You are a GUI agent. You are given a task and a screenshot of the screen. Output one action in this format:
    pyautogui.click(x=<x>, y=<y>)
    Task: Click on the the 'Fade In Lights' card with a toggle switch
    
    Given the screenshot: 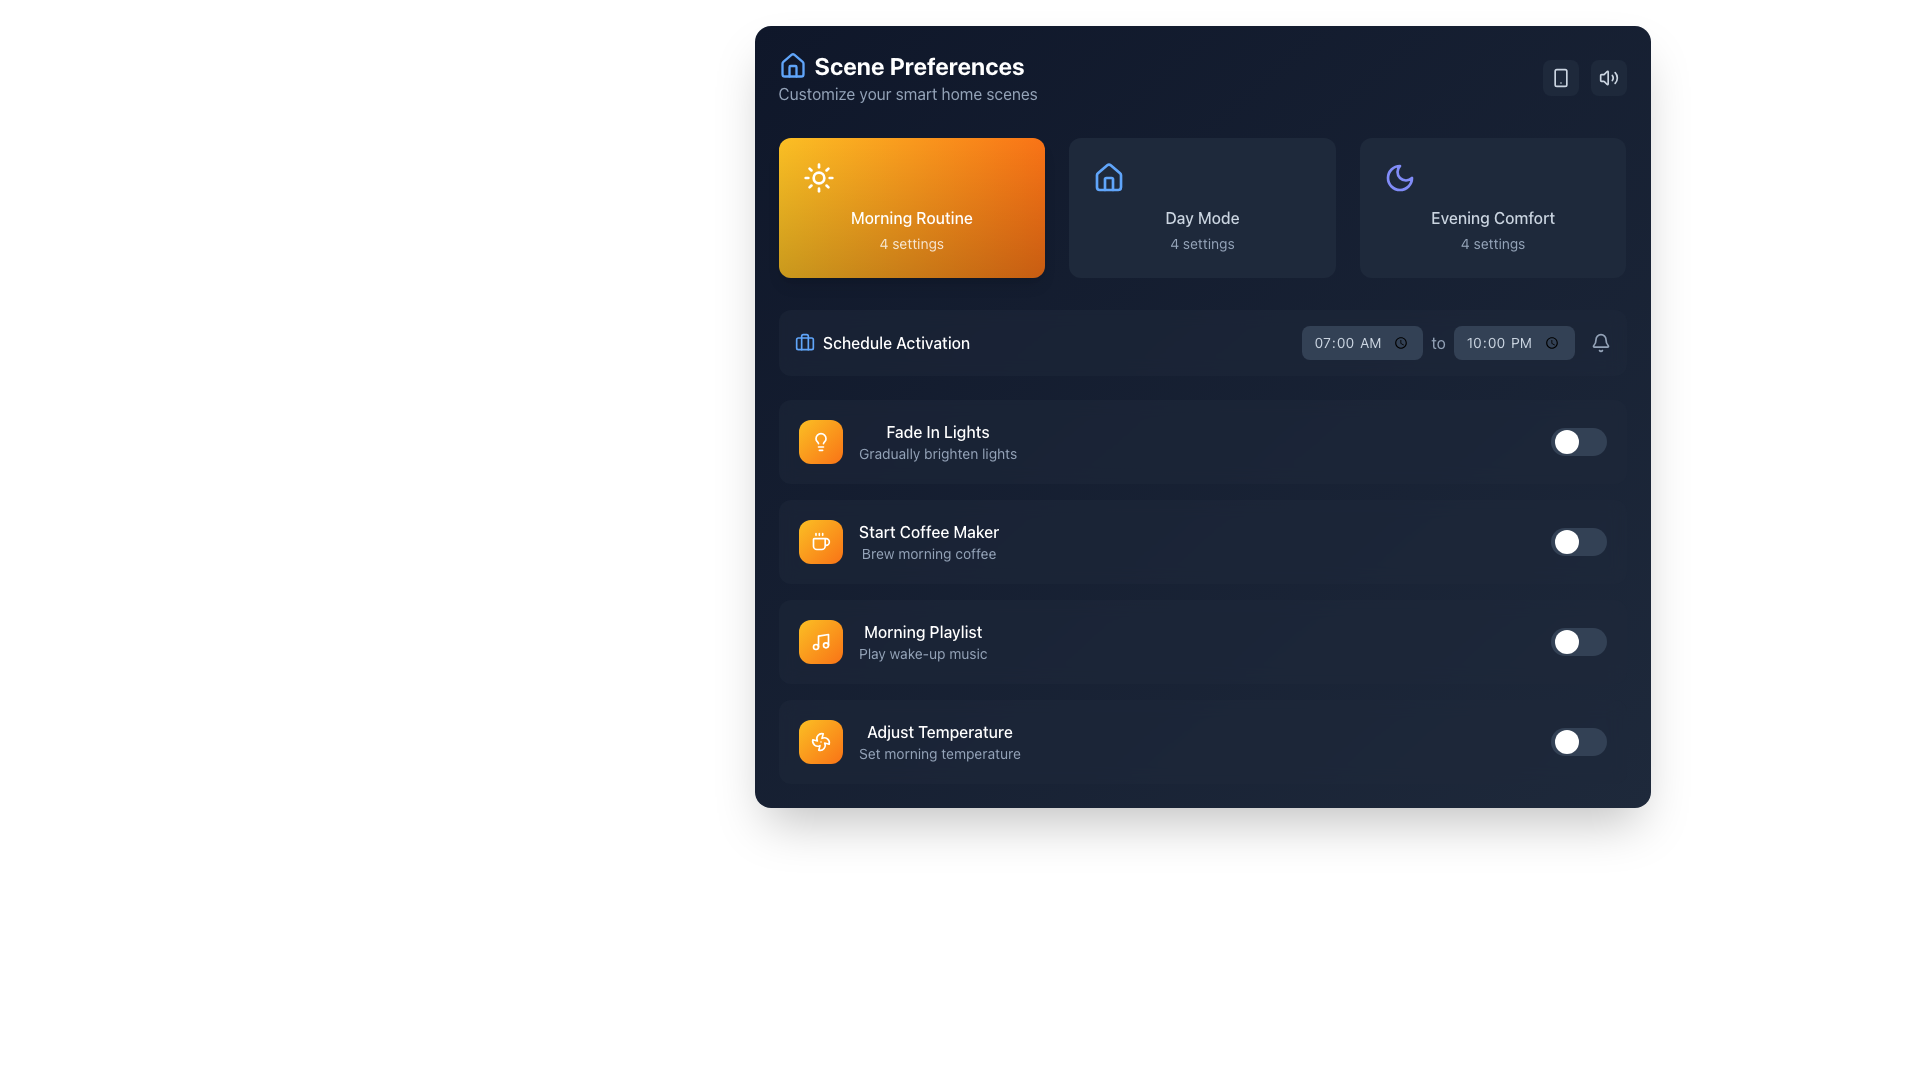 What is the action you would take?
    pyautogui.click(x=1201, y=441)
    